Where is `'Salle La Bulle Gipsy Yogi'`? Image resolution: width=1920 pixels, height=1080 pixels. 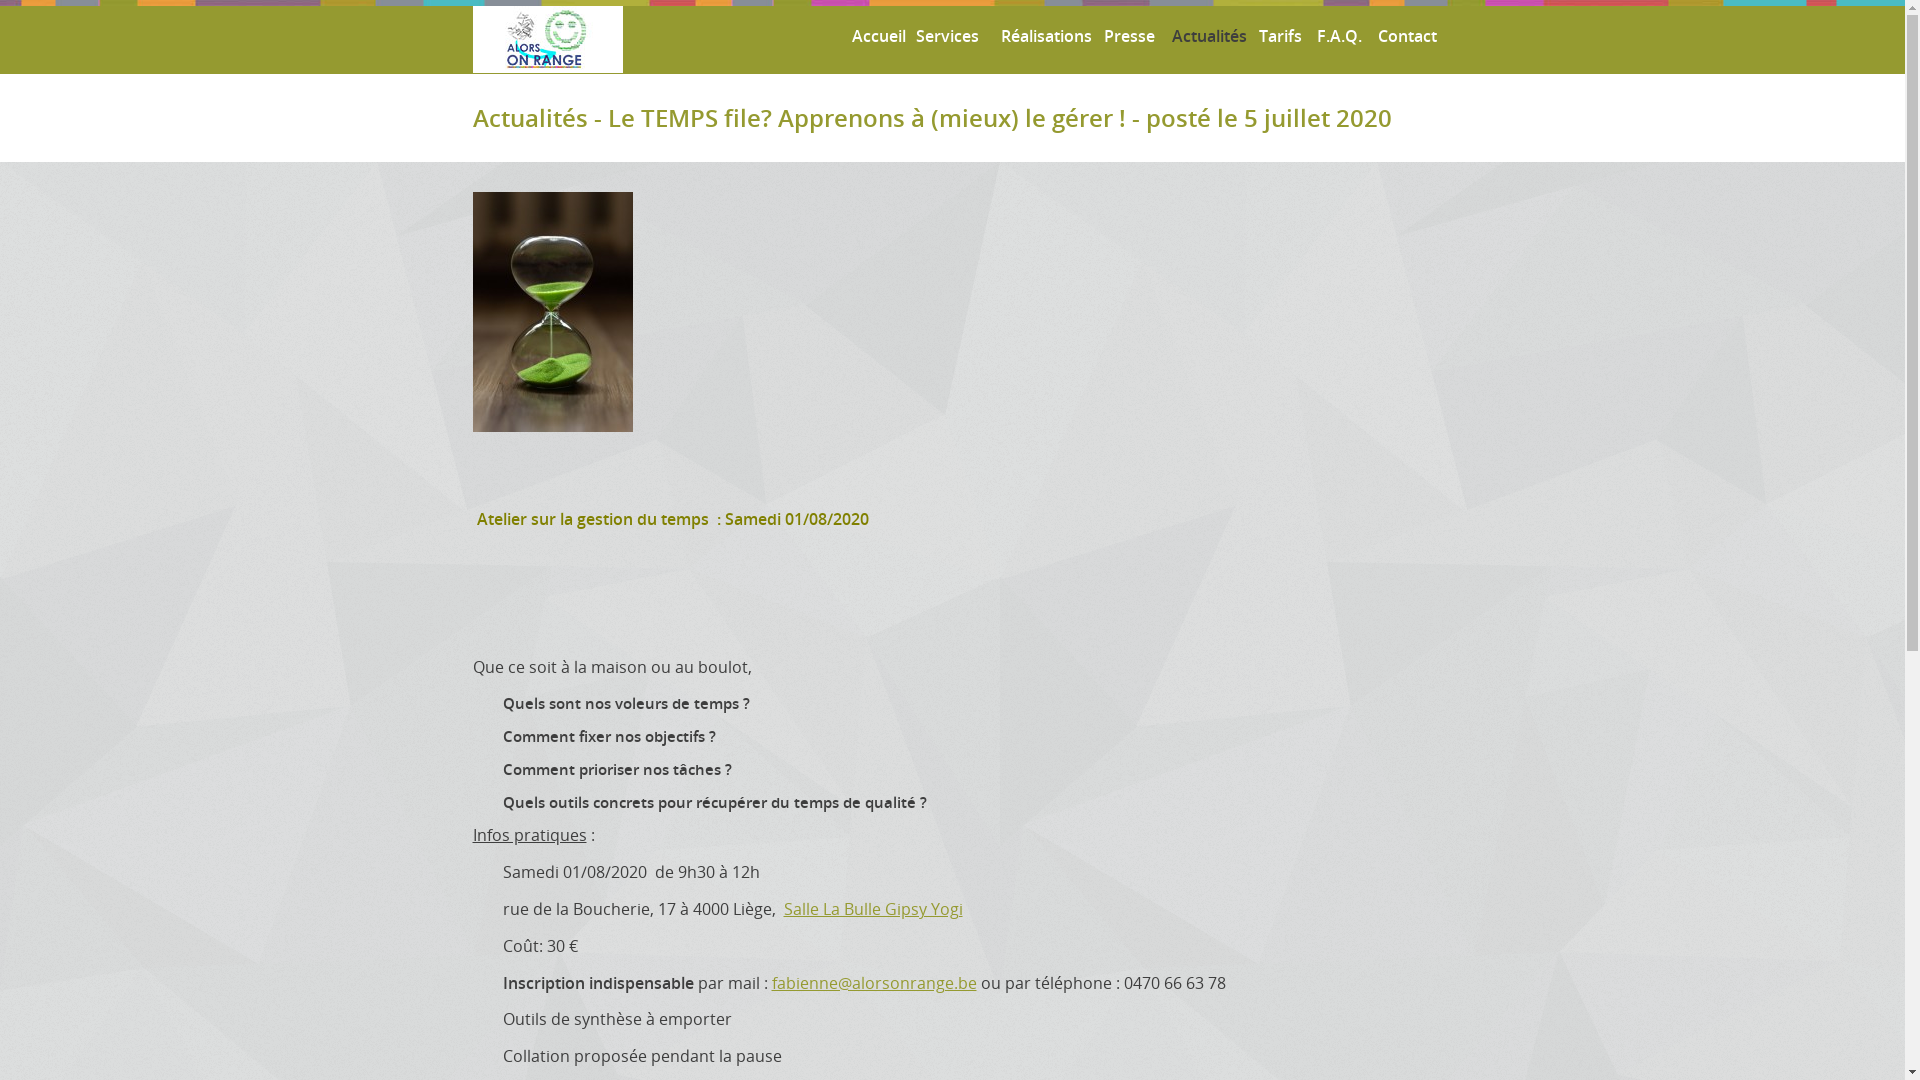
'Salle La Bulle Gipsy Yogi' is located at coordinates (873, 909).